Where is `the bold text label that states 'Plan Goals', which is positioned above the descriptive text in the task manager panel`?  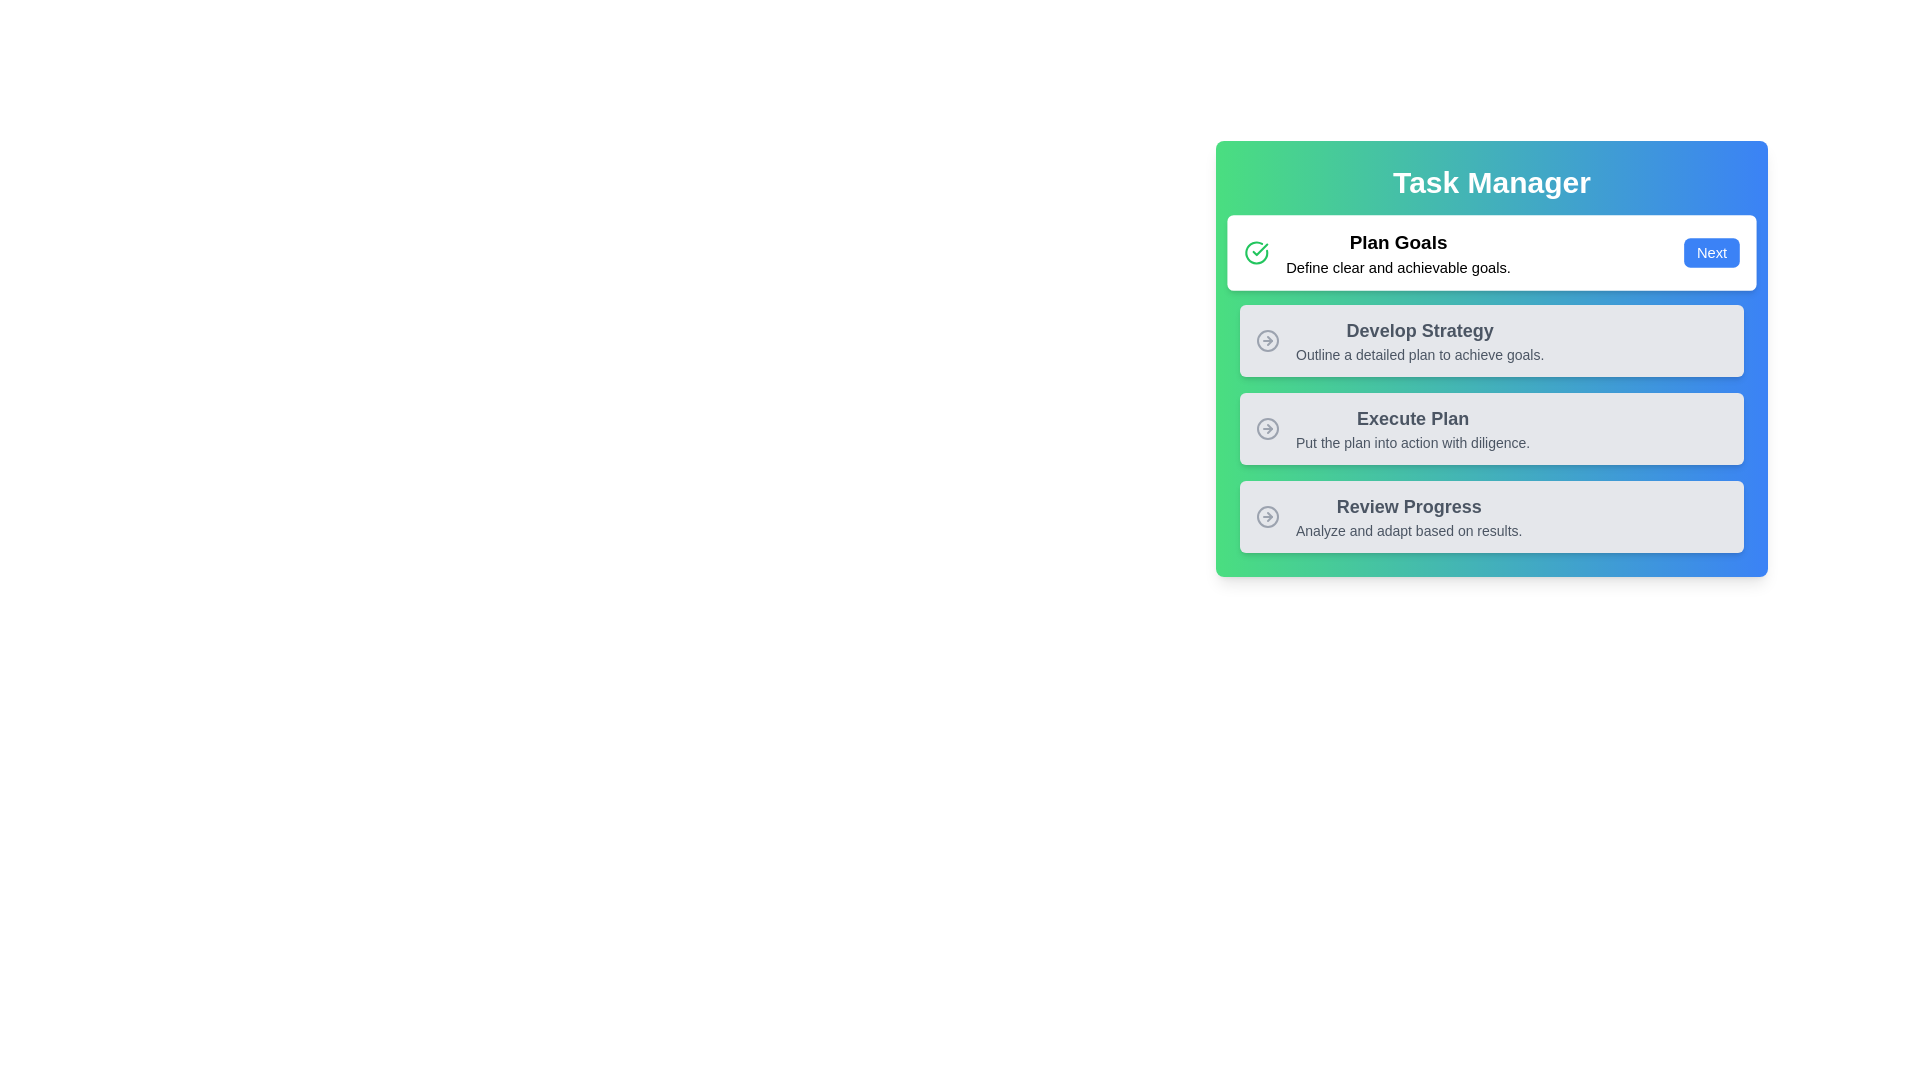 the bold text label that states 'Plan Goals', which is positioned above the descriptive text in the task manager panel is located at coordinates (1397, 241).